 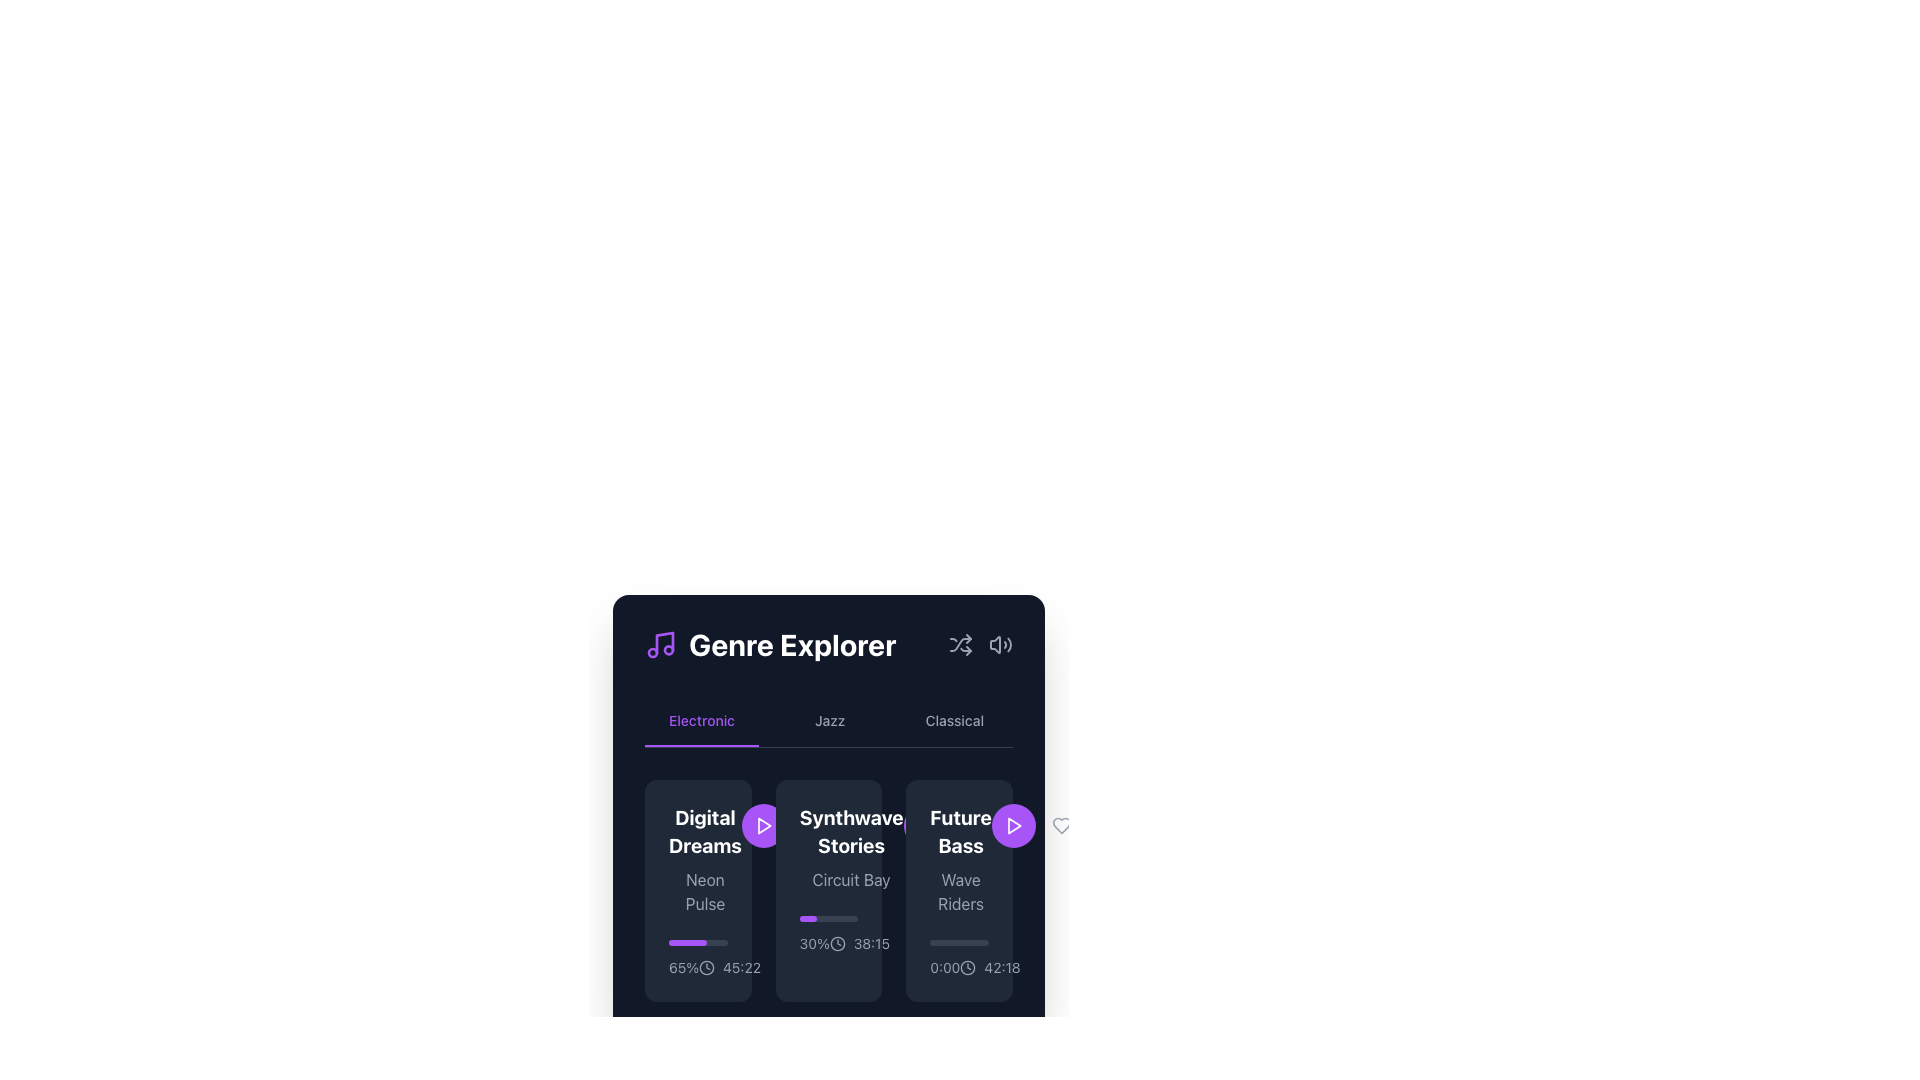 What do you see at coordinates (698, 859) in the screenshot?
I see `the Text Display element that contains the text 'Digital Dreams' in large, bold white font followed by 'Neon Pulse' in smaller, gray text, located in the first card of the 'Genre Explorer' interface` at bounding box center [698, 859].